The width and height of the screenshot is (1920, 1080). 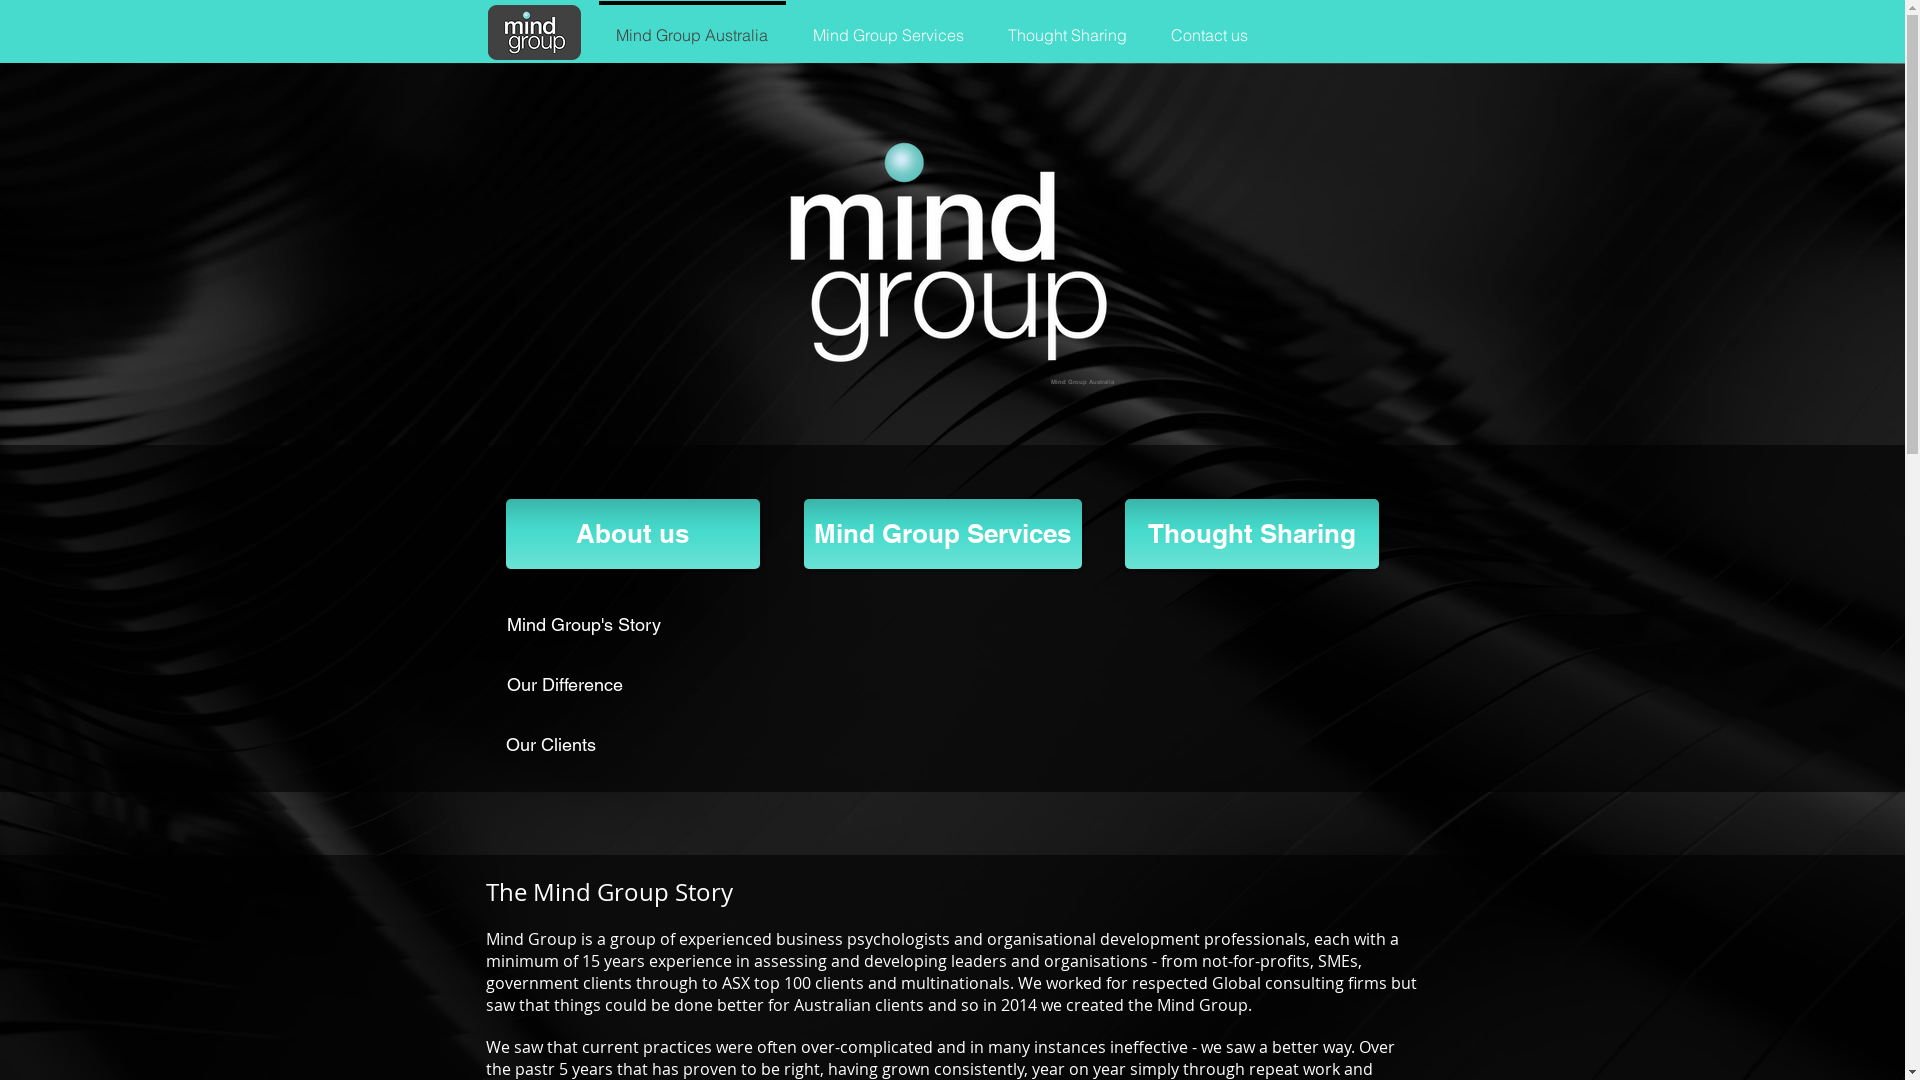 I want to click on 'Thought Sharing', so click(x=985, y=26).